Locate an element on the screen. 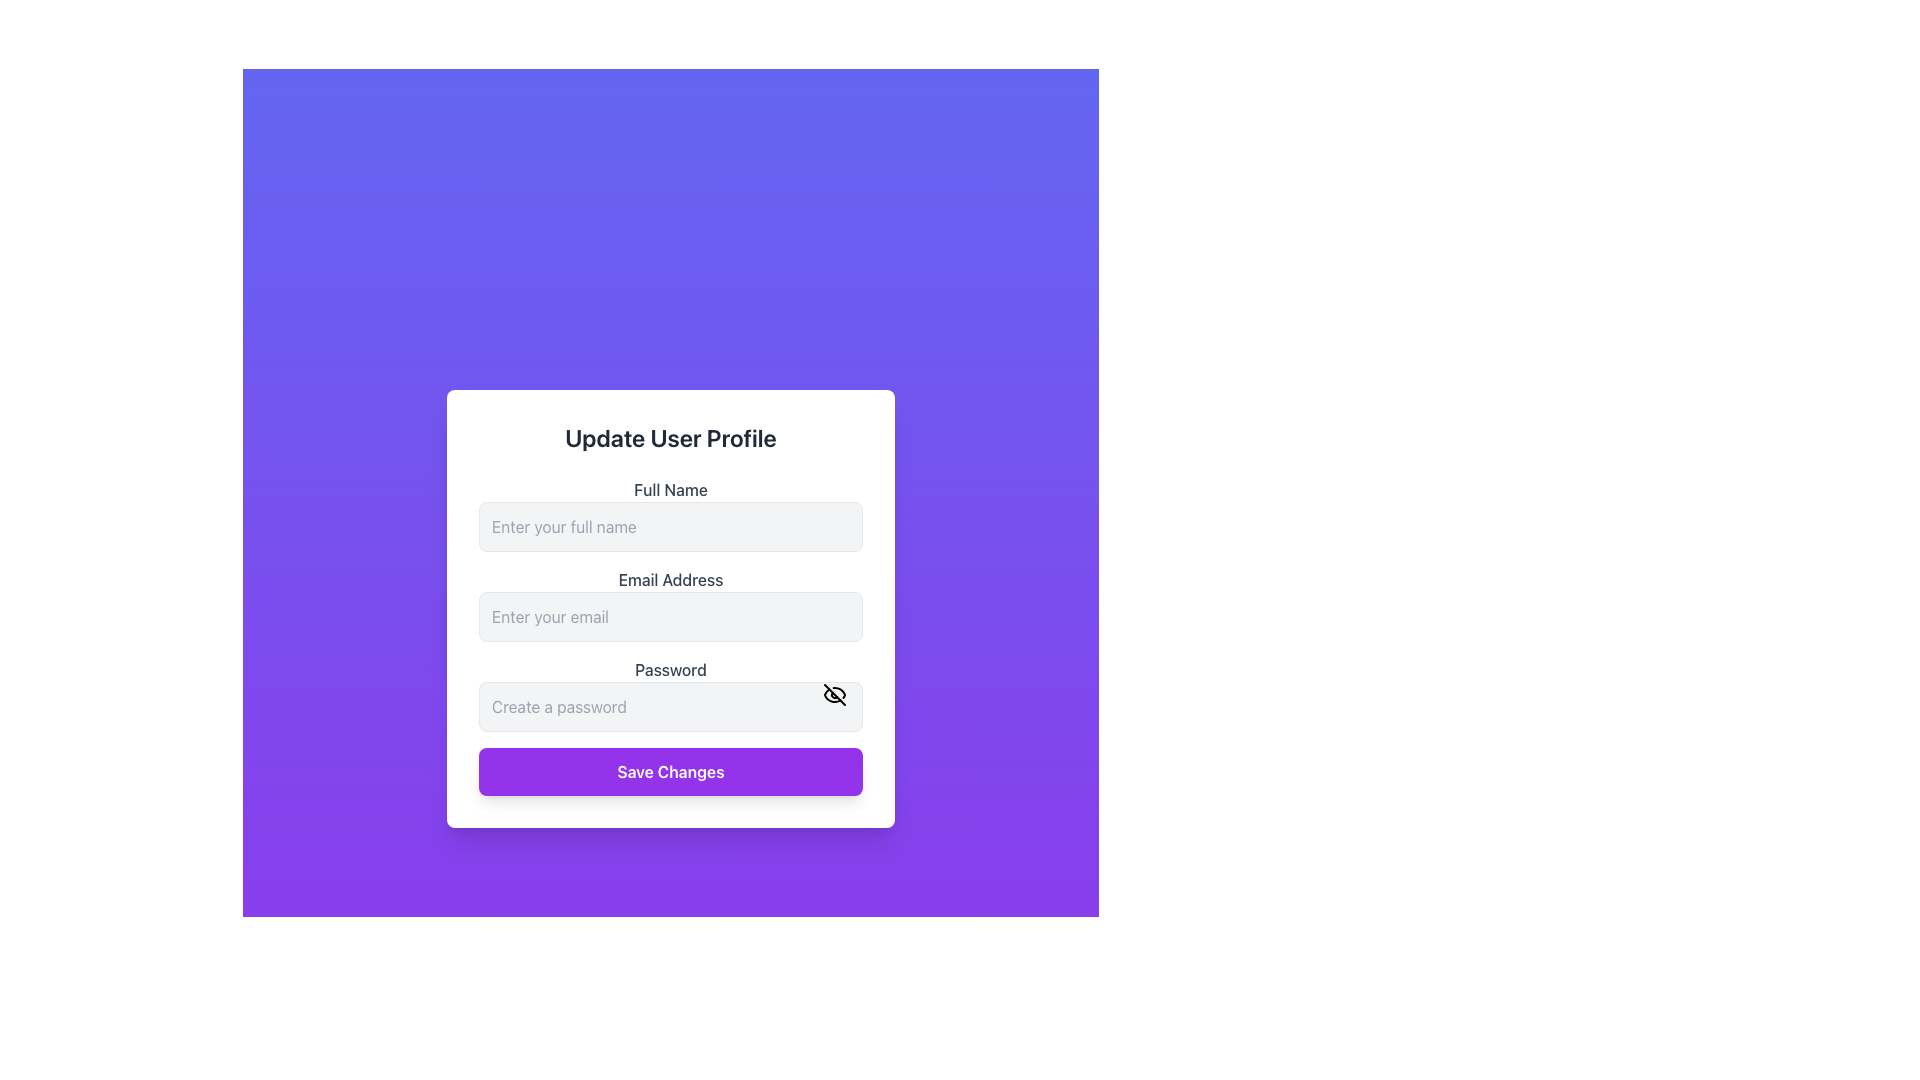 This screenshot has width=1920, height=1080. the Icon button located at the right end of the 'Password' input field in the user profile update form is located at coordinates (832, 694).